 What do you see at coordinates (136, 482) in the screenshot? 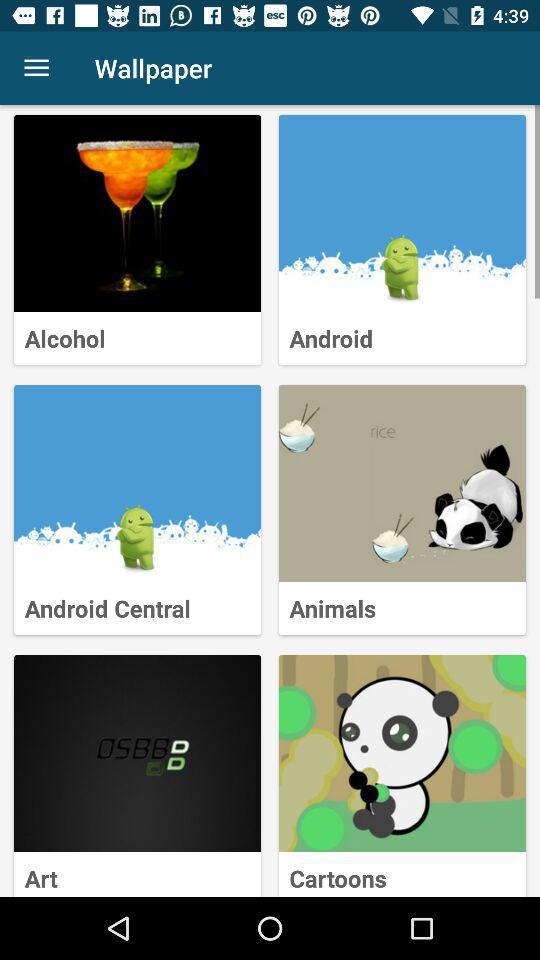
I see `press to select image as wallpaper` at bounding box center [136, 482].